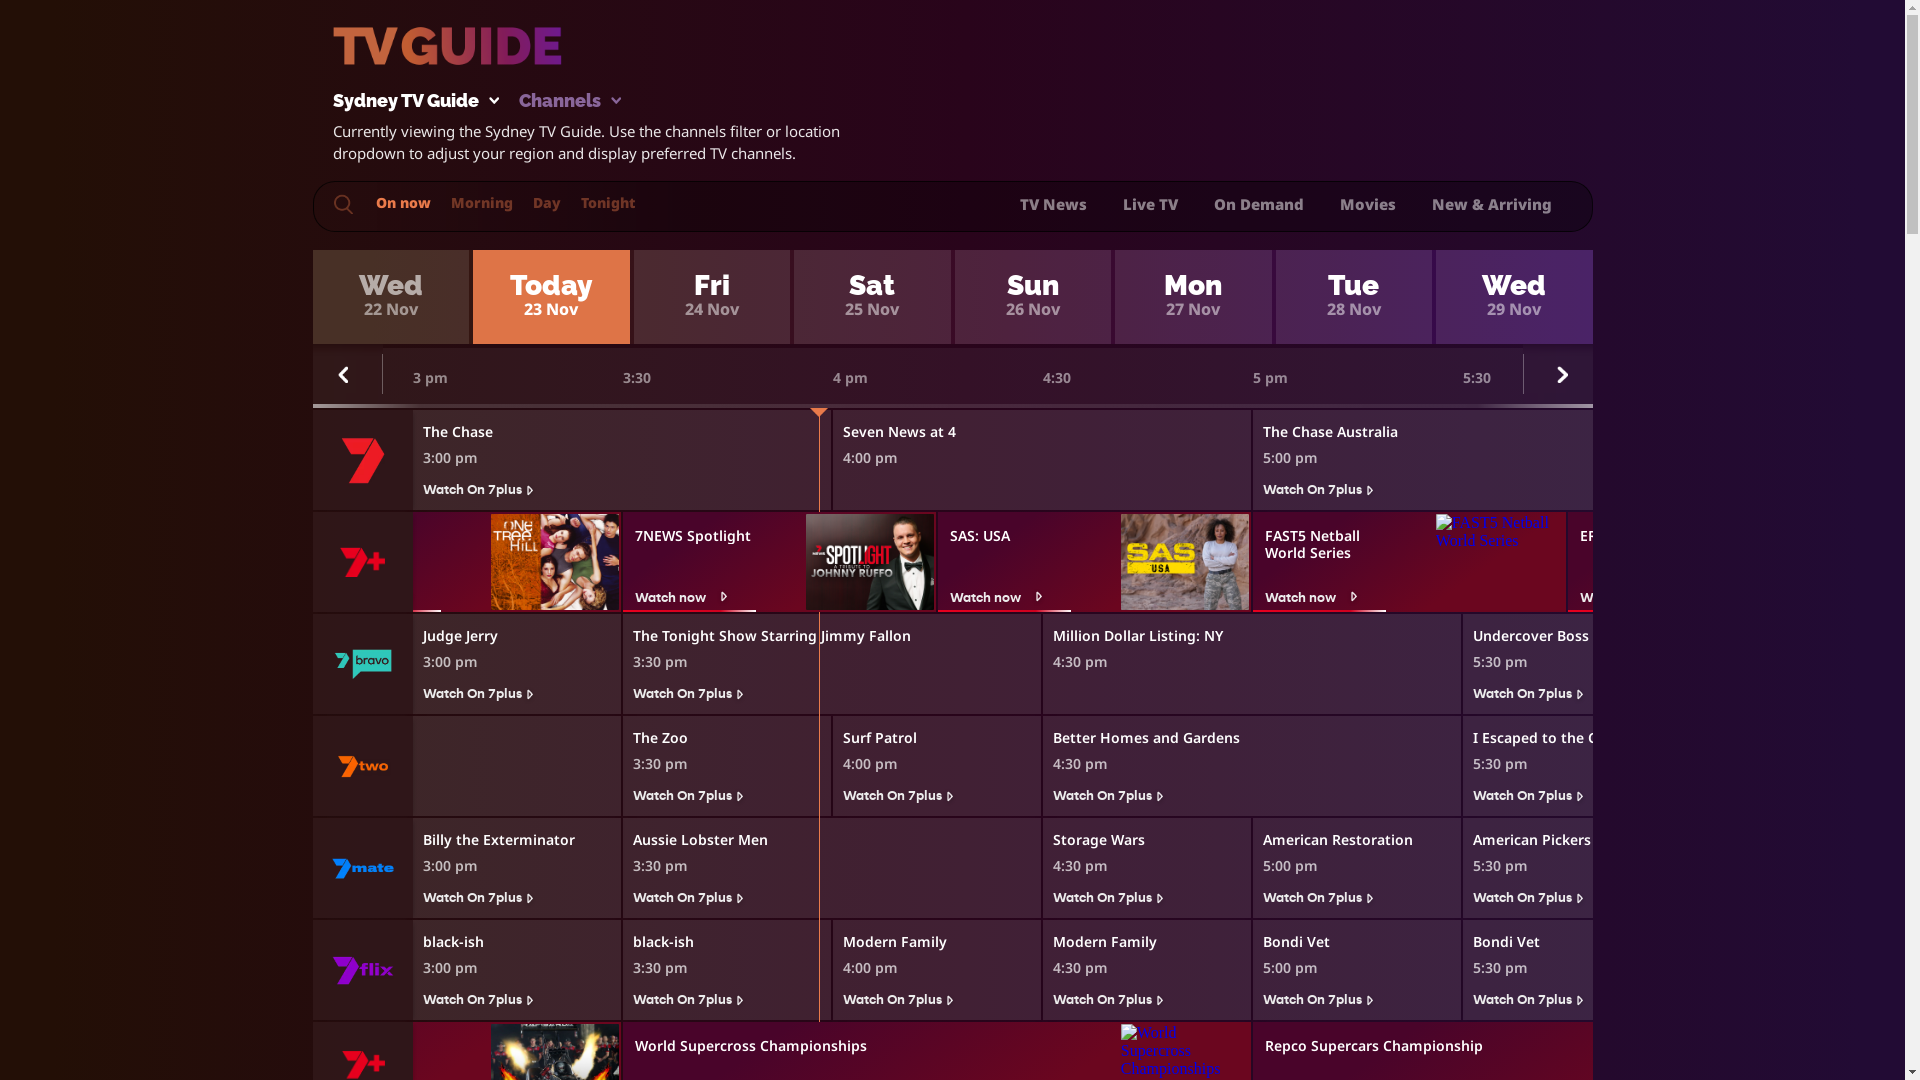 The image size is (1920, 1080). What do you see at coordinates (1492, 204) in the screenshot?
I see `'New & Arriving'` at bounding box center [1492, 204].